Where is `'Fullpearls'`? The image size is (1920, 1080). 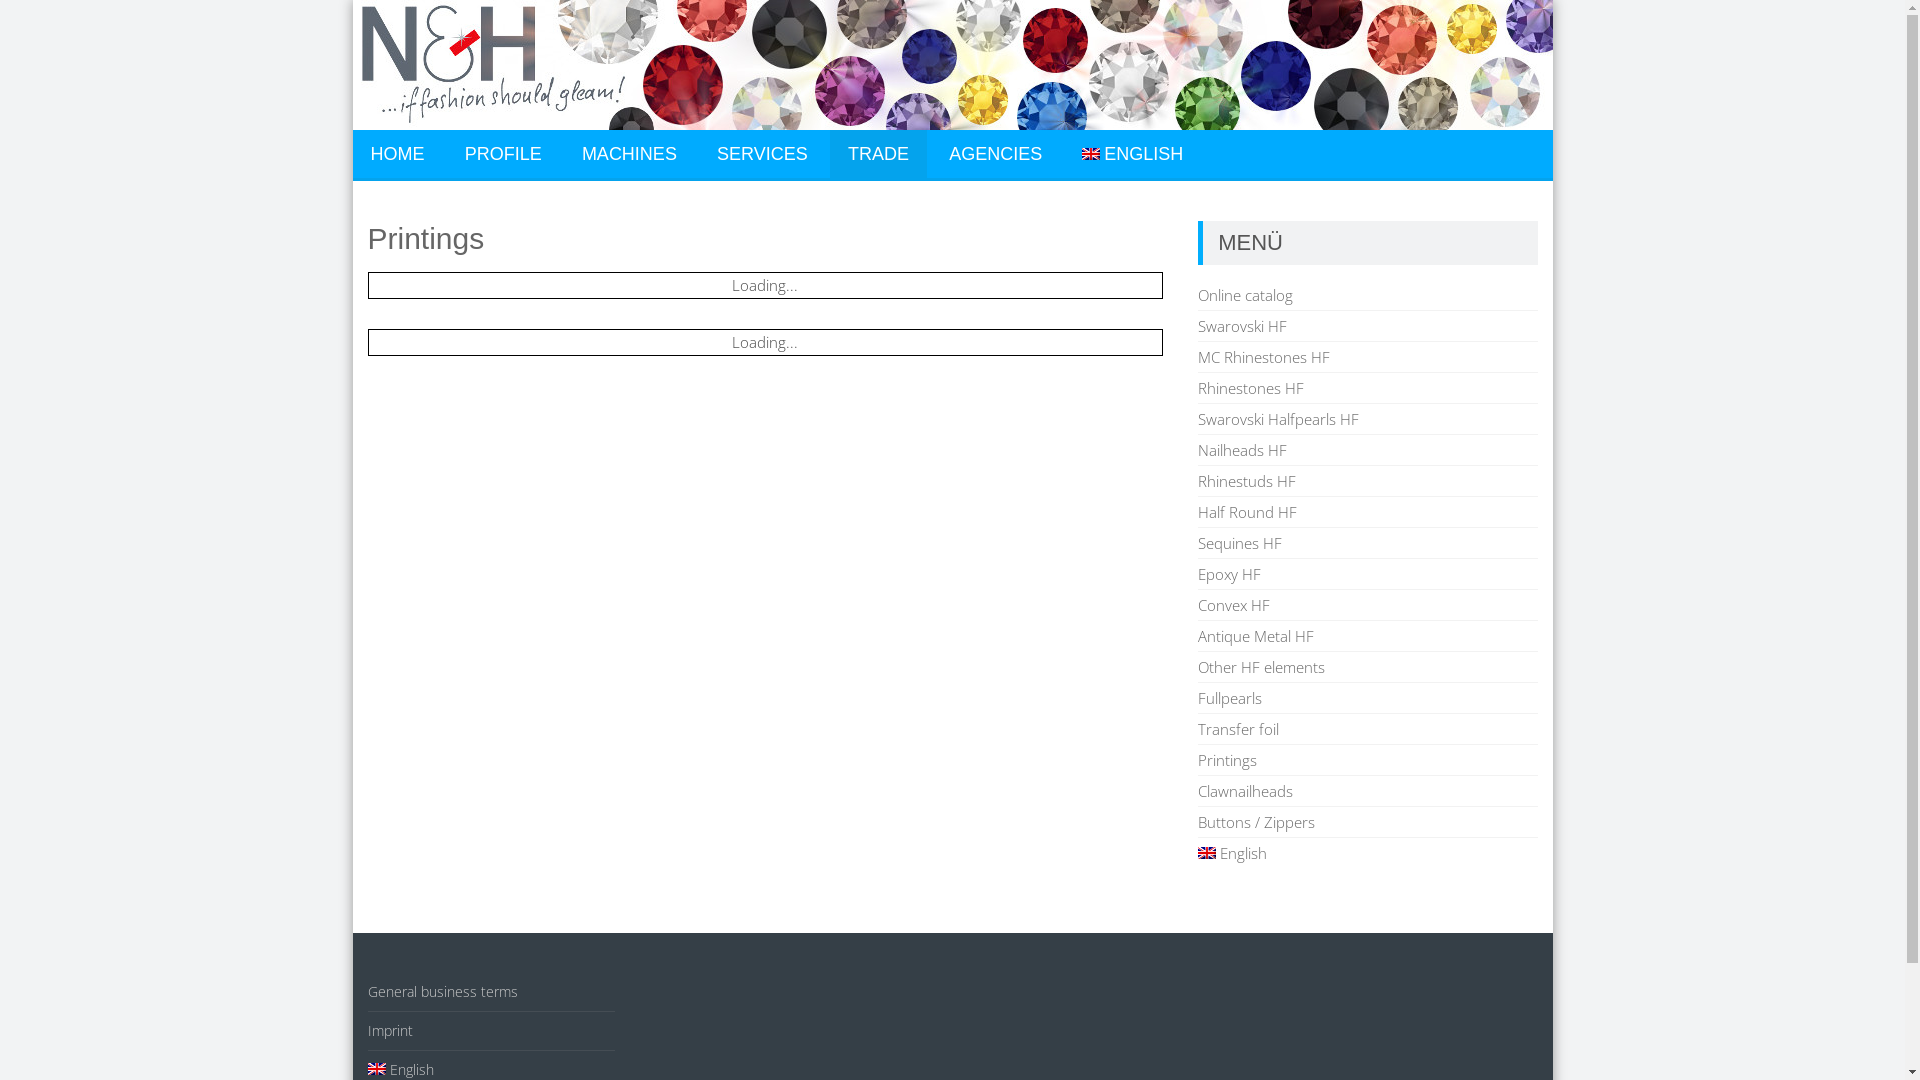 'Fullpearls' is located at coordinates (1228, 697).